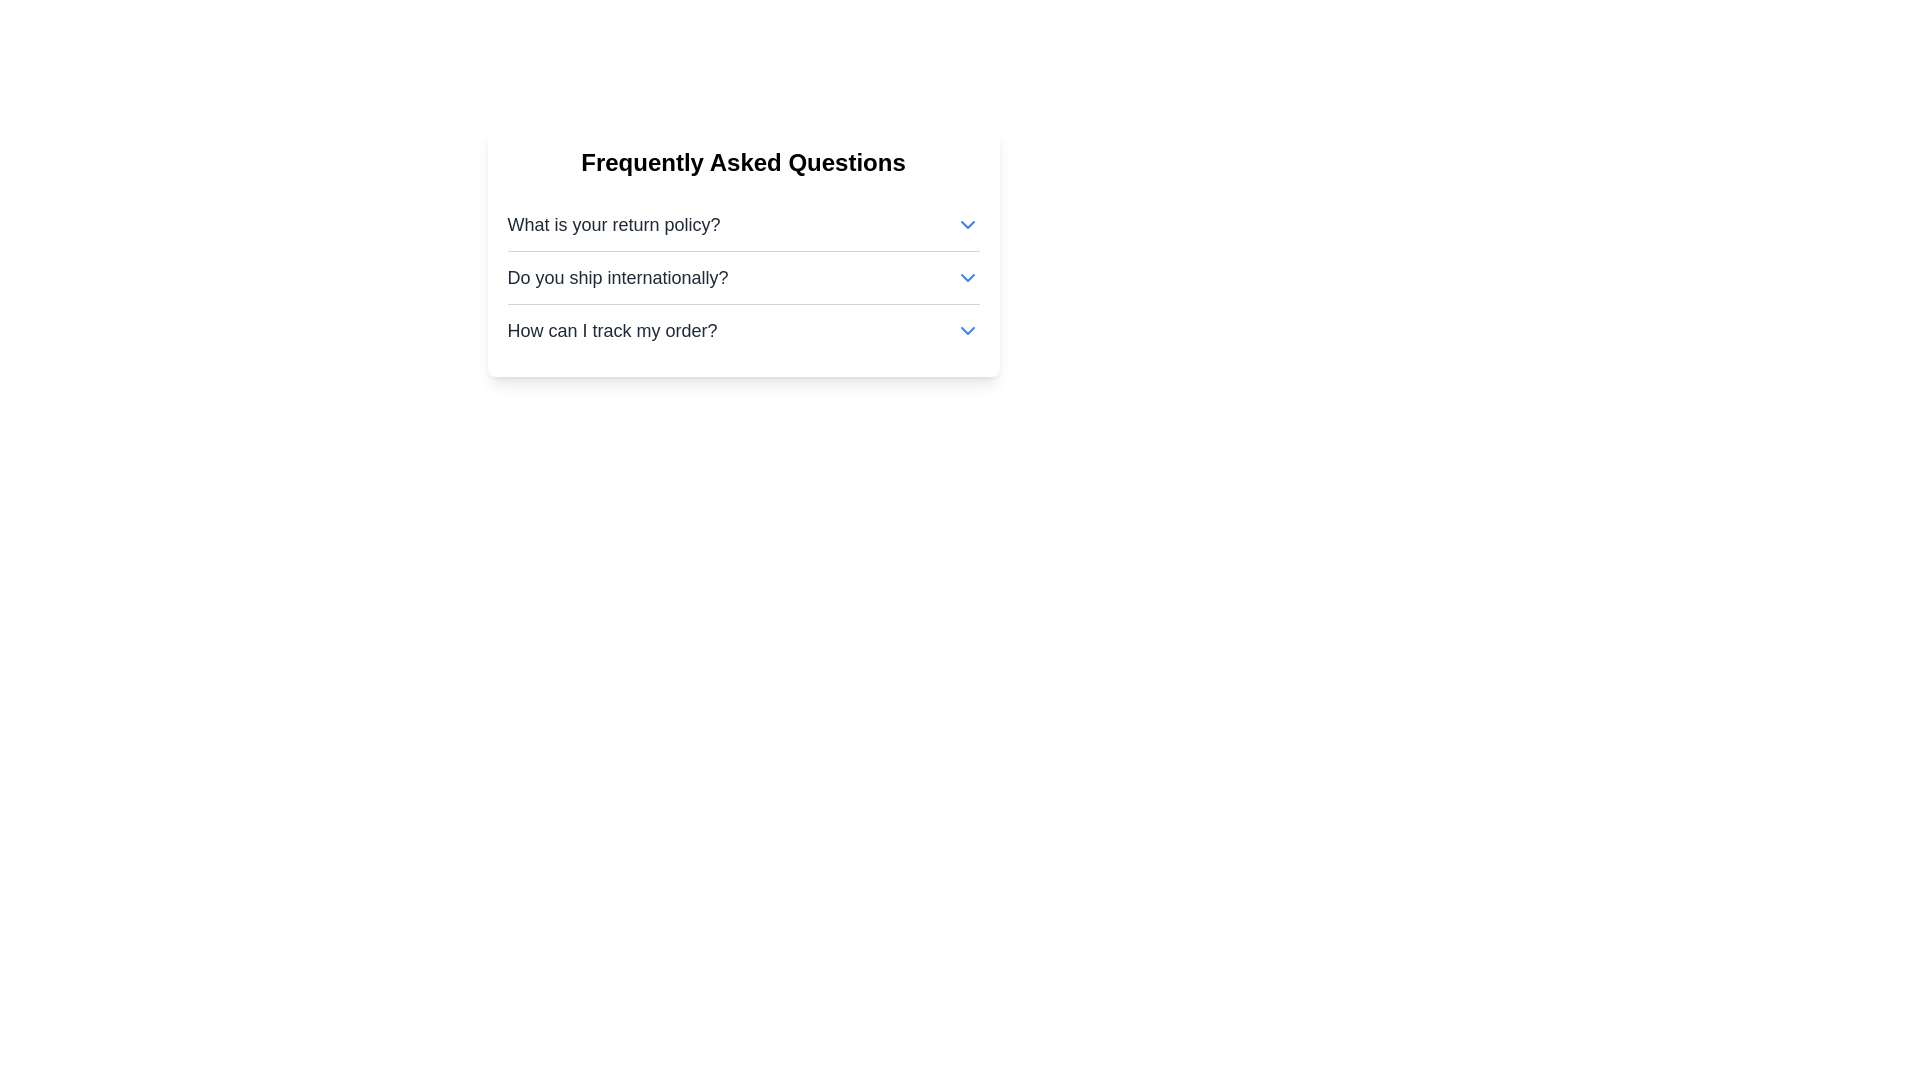  I want to click on the downward-pointing chevron icon styled in blue, located at the rightmost end of the 'What is your return policy?' text, so click(967, 224).